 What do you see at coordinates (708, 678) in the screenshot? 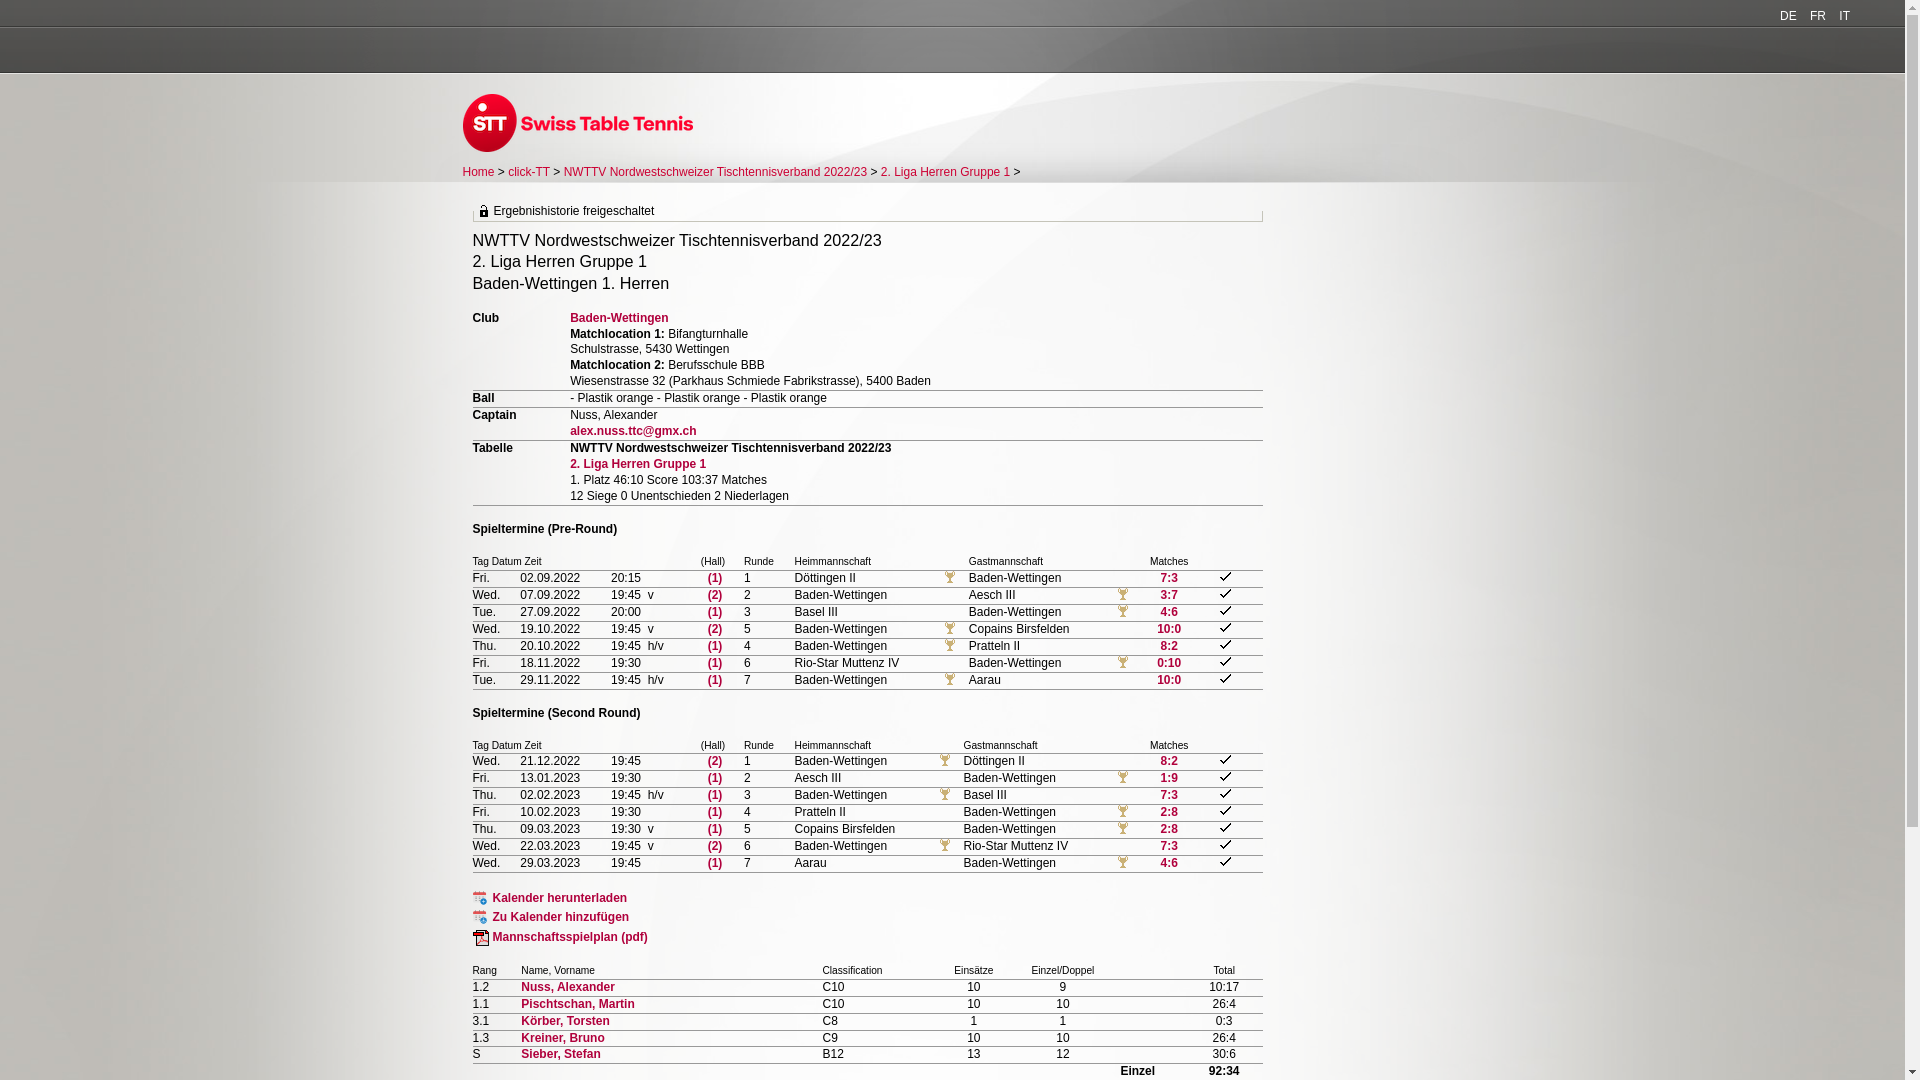
I see `'(1)'` at bounding box center [708, 678].